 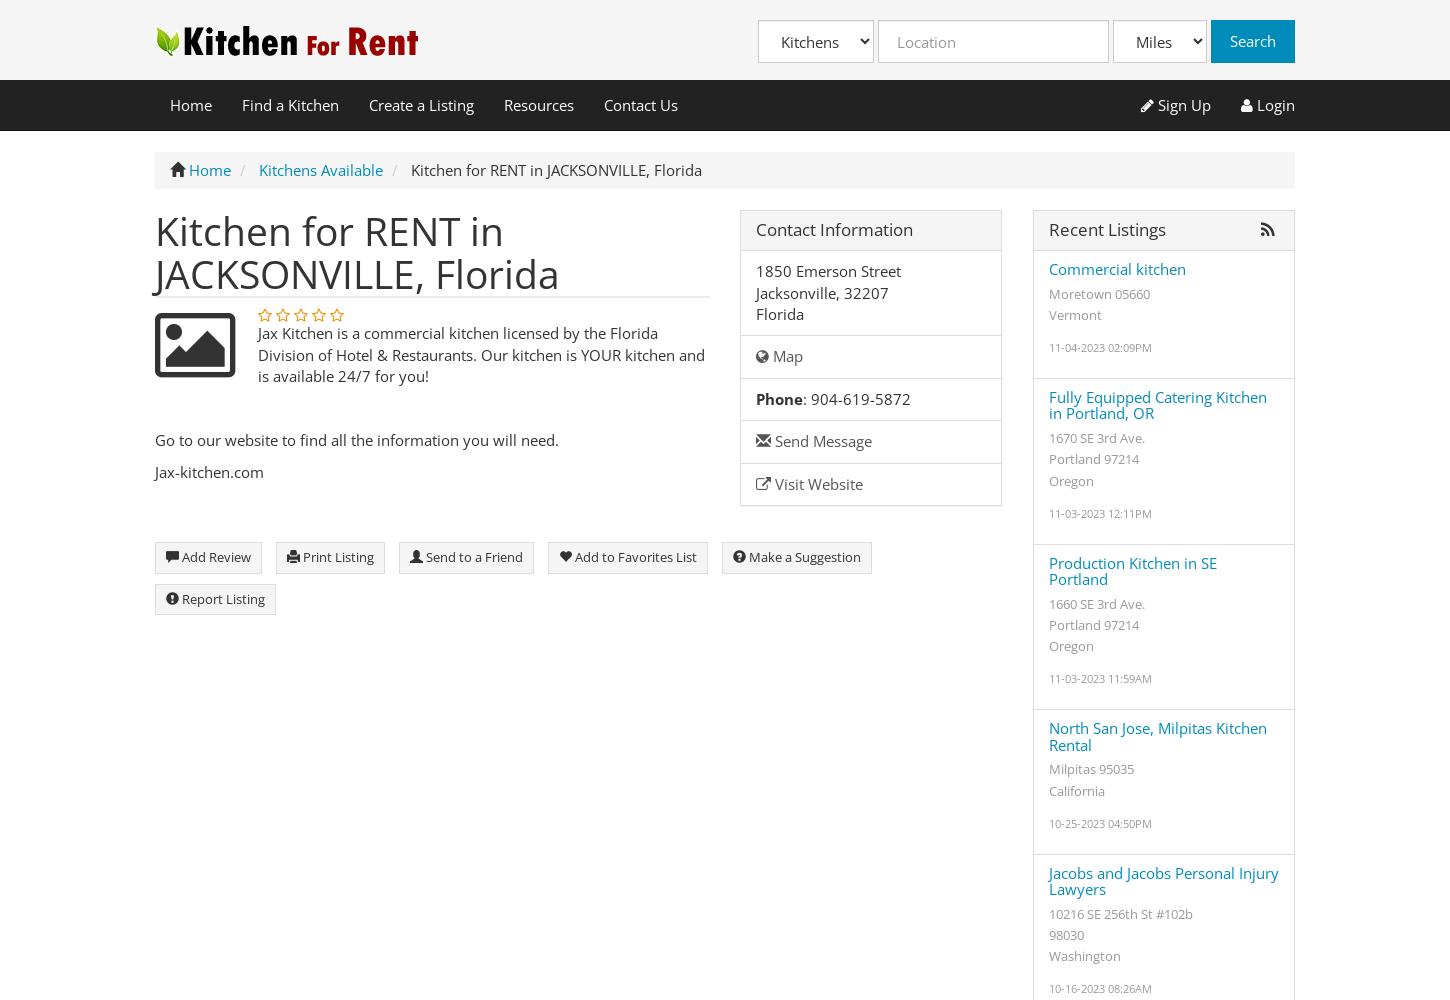 What do you see at coordinates (803, 557) in the screenshot?
I see `'Make a Suggestion'` at bounding box center [803, 557].